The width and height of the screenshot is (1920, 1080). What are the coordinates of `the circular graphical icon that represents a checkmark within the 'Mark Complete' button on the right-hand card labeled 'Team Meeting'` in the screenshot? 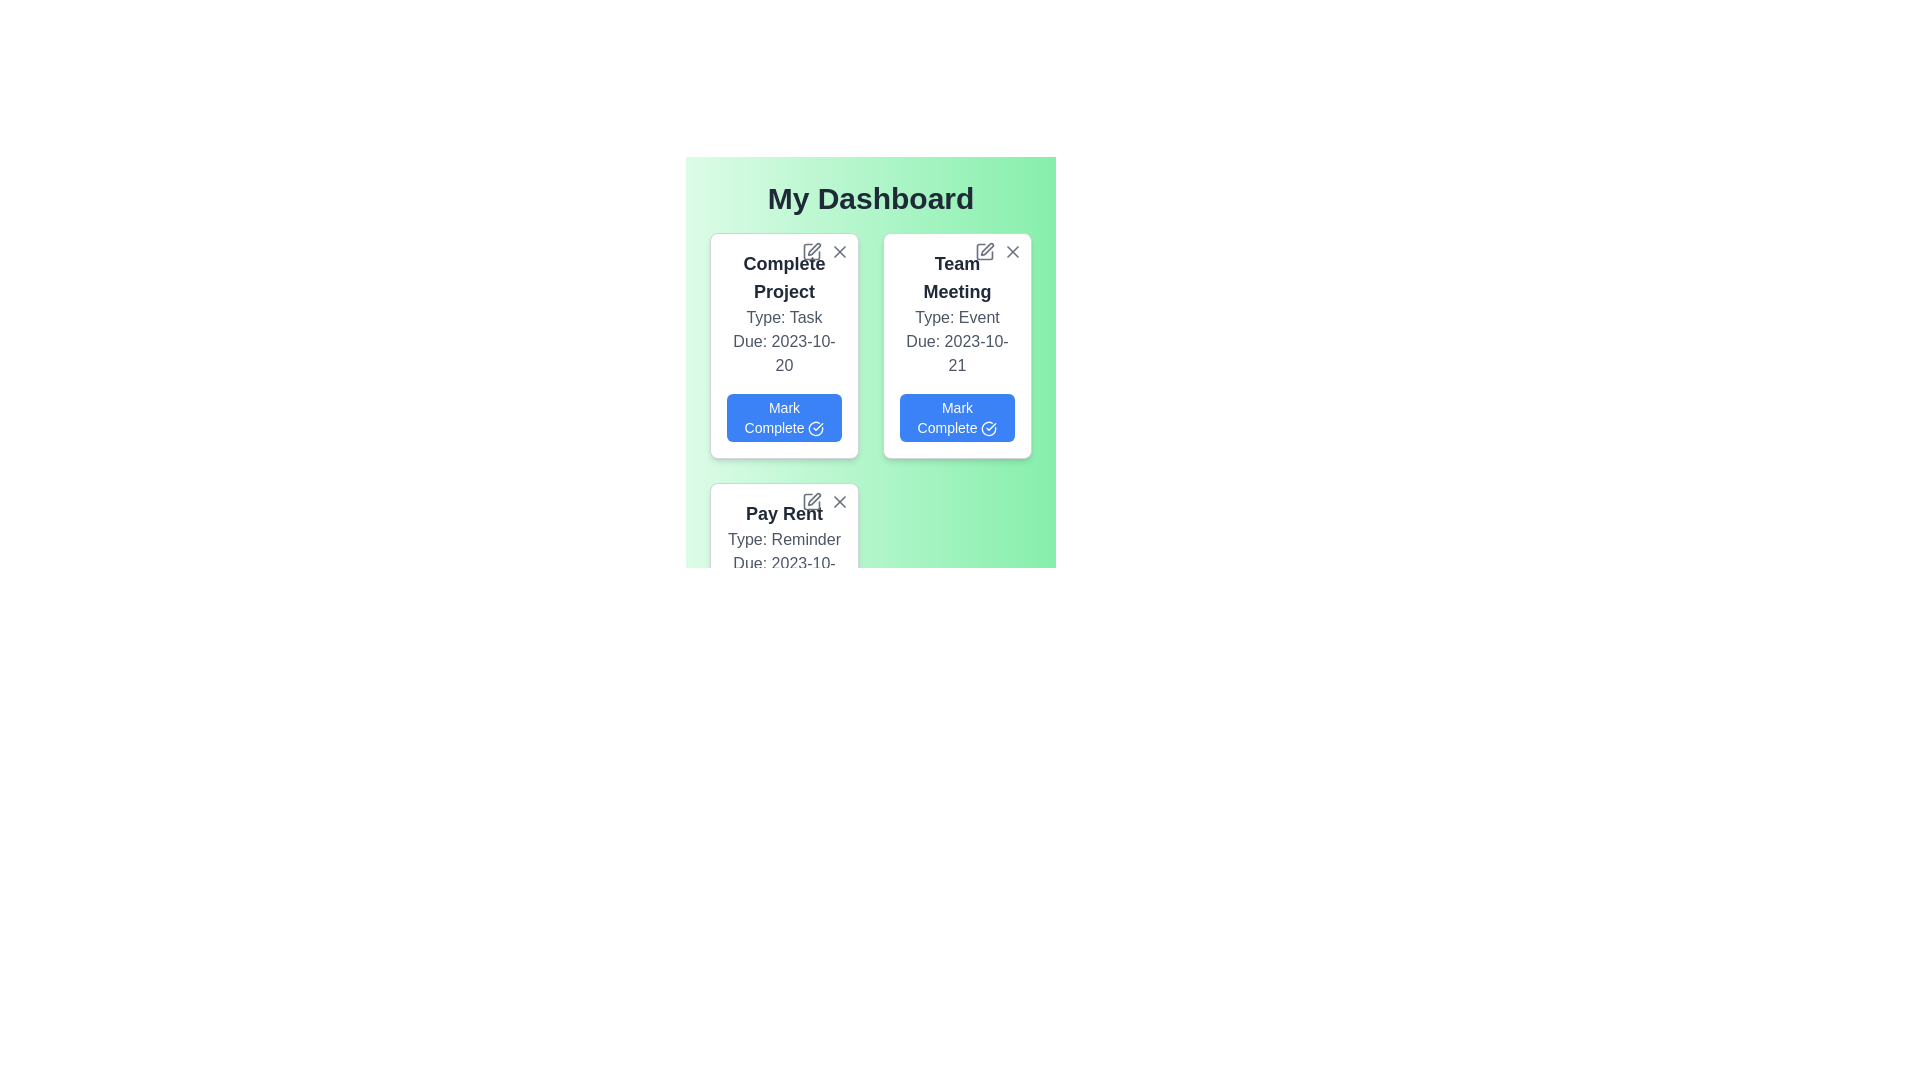 It's located at (989, 428).